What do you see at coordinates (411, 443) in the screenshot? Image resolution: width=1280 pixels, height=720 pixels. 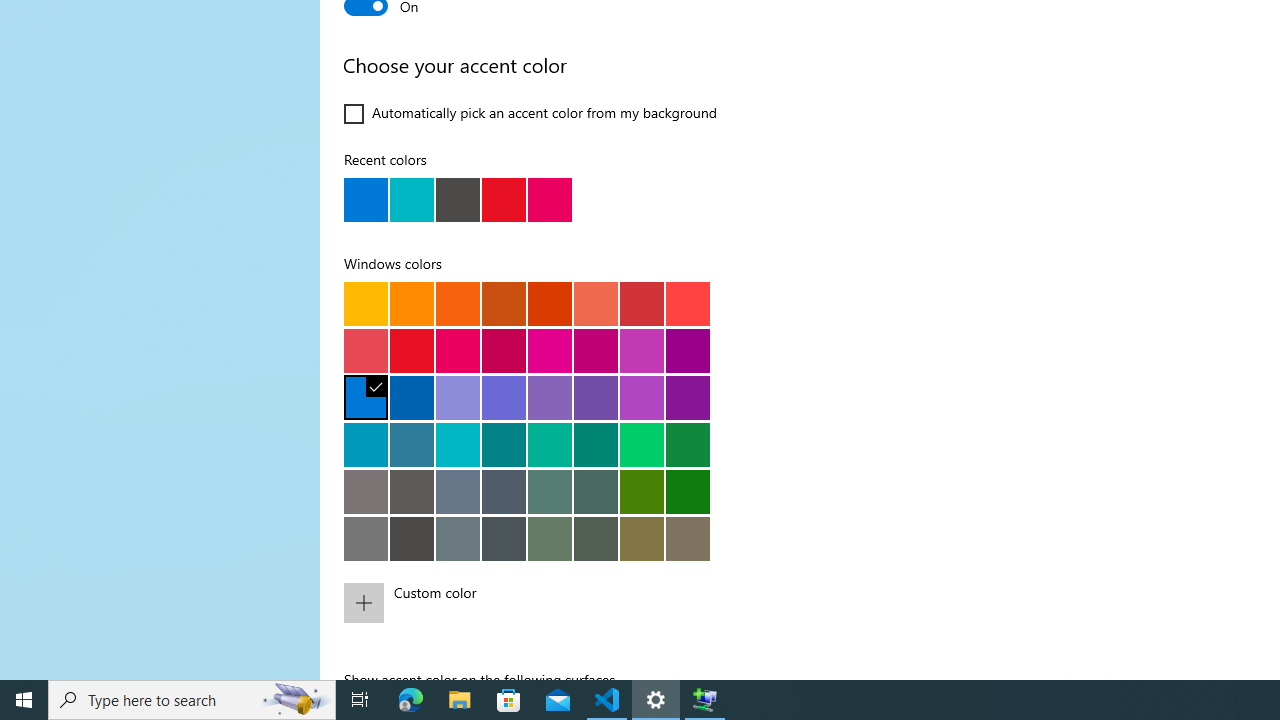 I see `'Cool blue'` at bounding box center [411, 443].